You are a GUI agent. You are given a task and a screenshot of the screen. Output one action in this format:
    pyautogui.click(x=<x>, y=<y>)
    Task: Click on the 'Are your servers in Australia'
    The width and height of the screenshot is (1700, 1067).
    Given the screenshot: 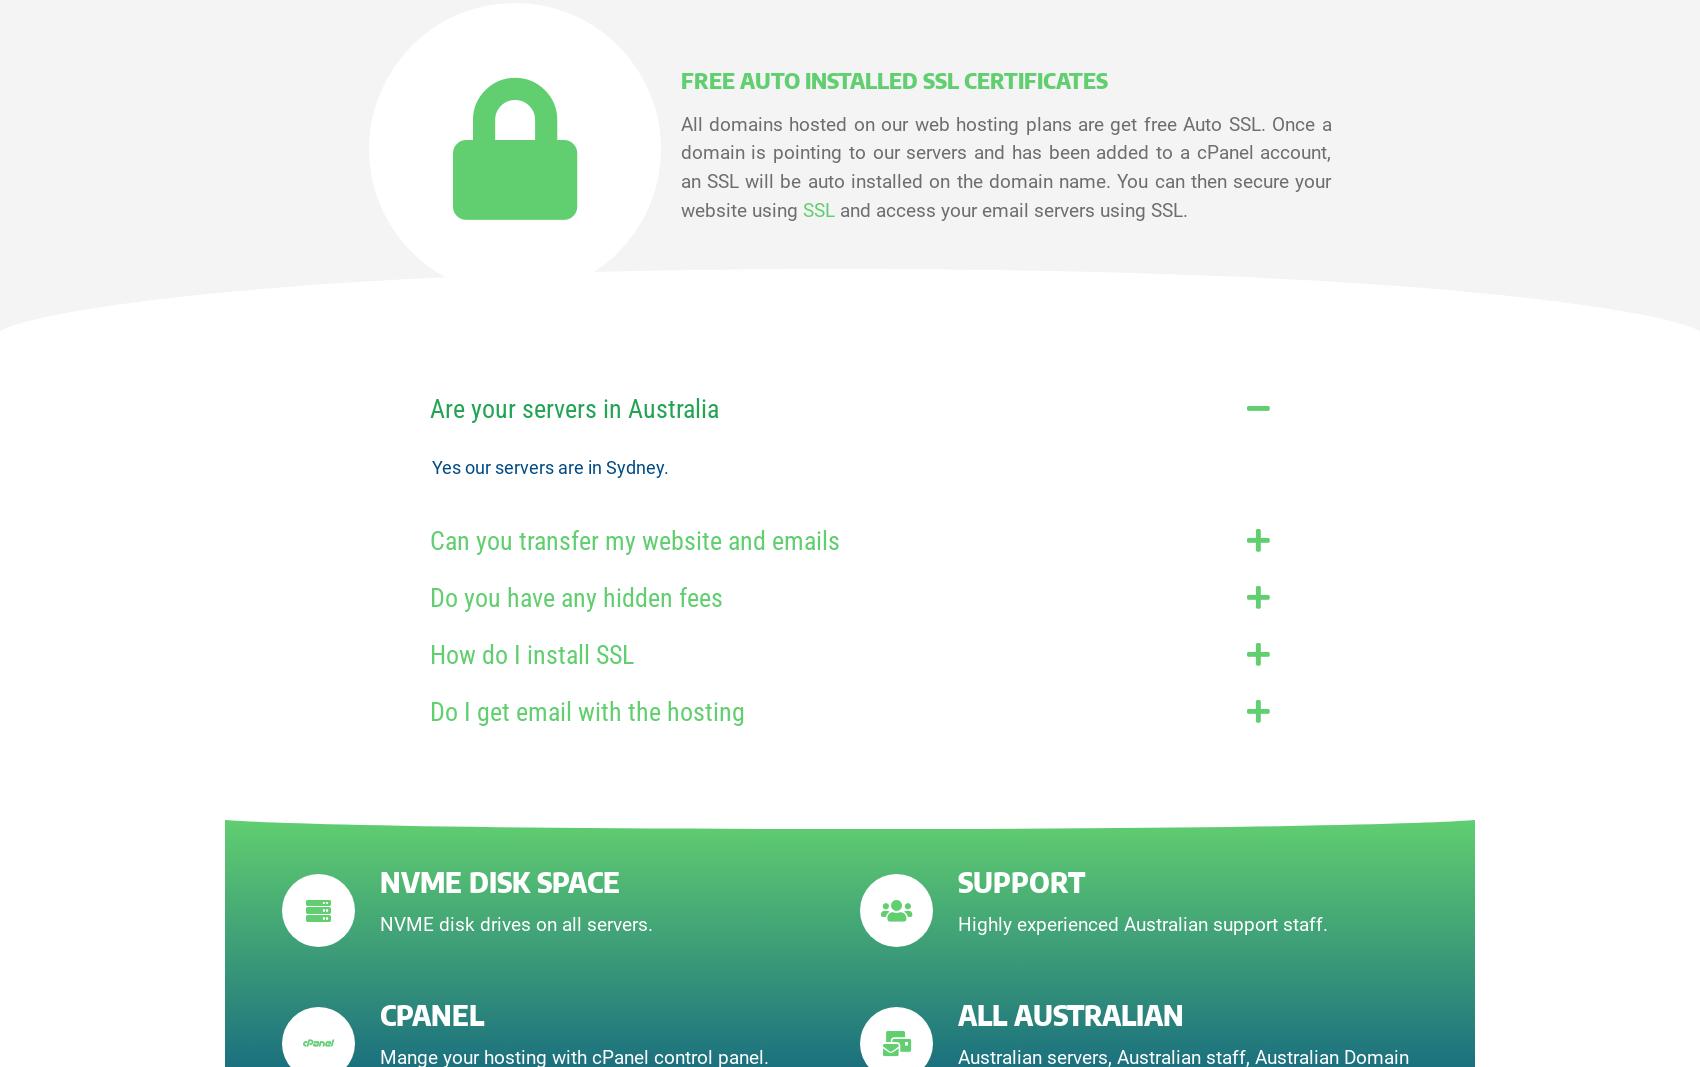 What is the action you would take?
    pyautogui.click(x=573, y=407)
    